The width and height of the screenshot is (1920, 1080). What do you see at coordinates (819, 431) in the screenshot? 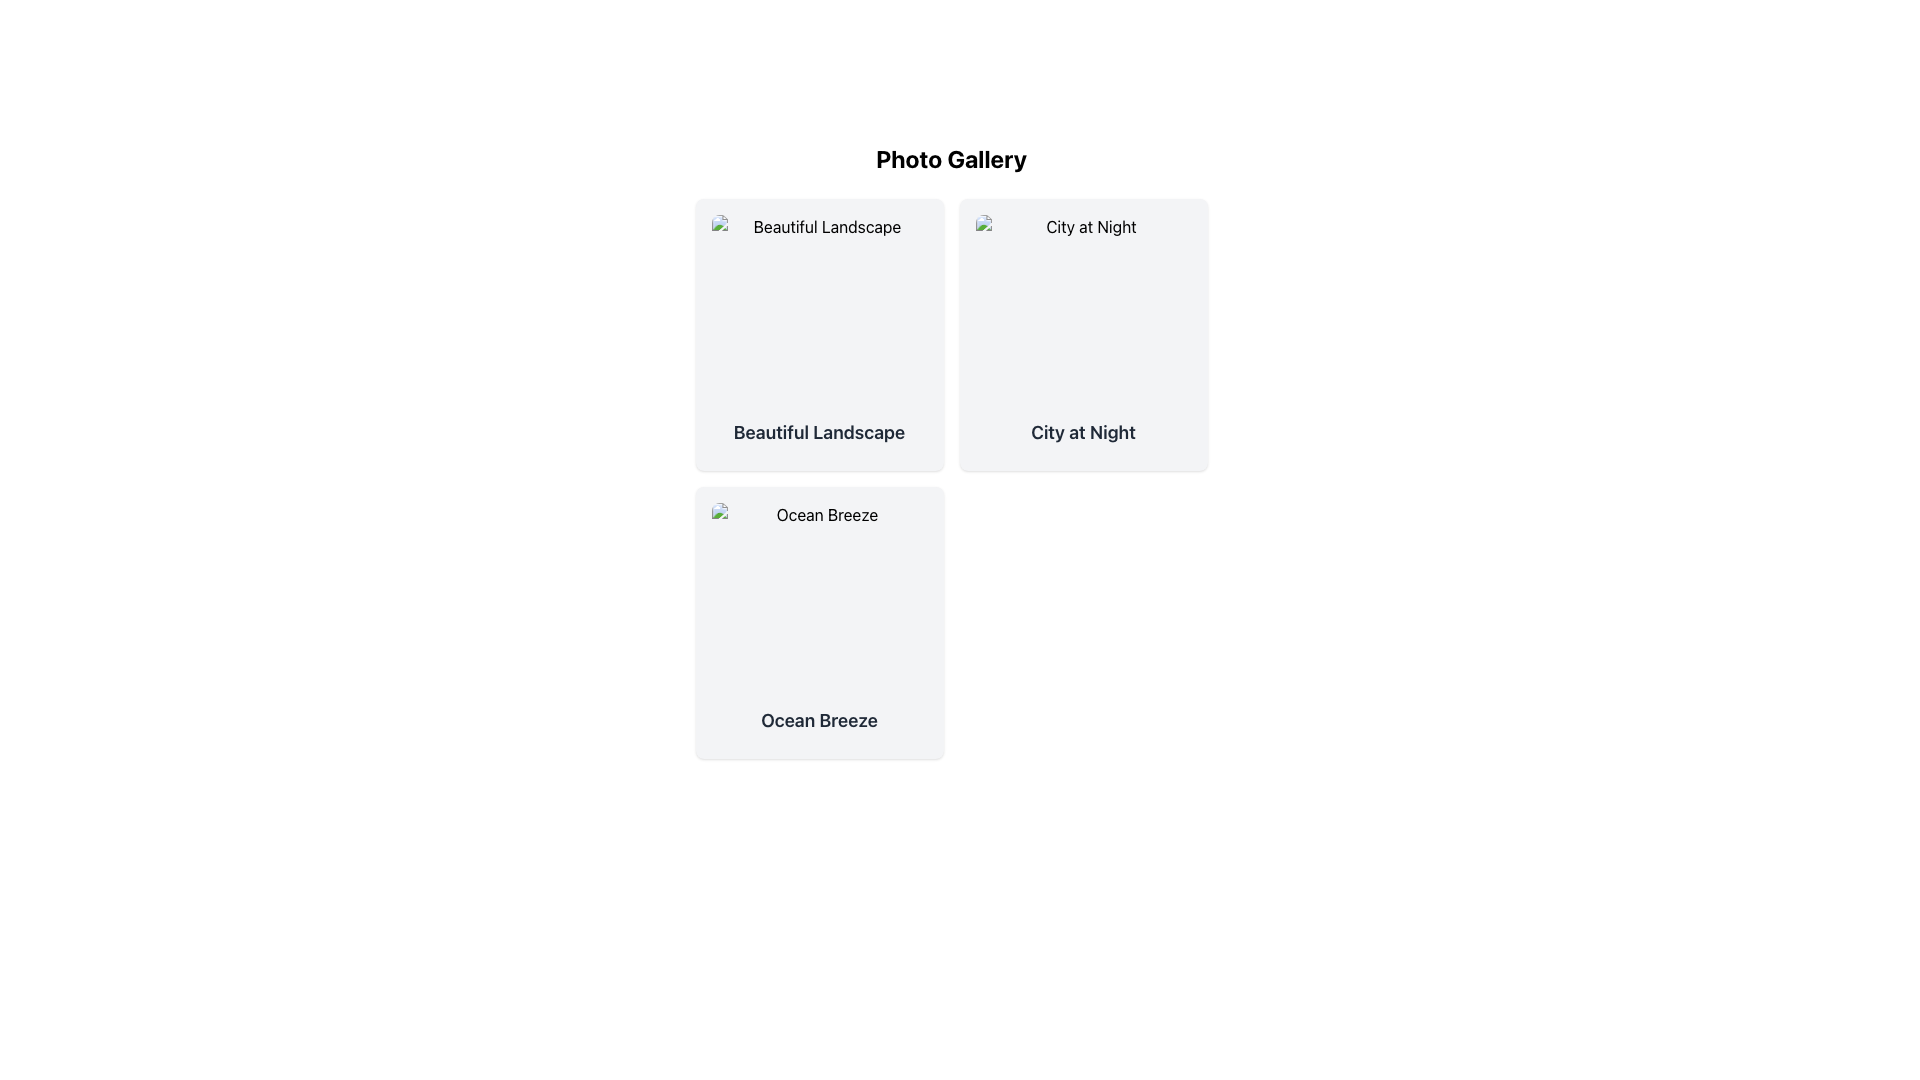
I see `the Text label that serves as a title or label describing the content in the landscape image card, located at the top-left corner of the grid layout` at bounding box center [819, 431].